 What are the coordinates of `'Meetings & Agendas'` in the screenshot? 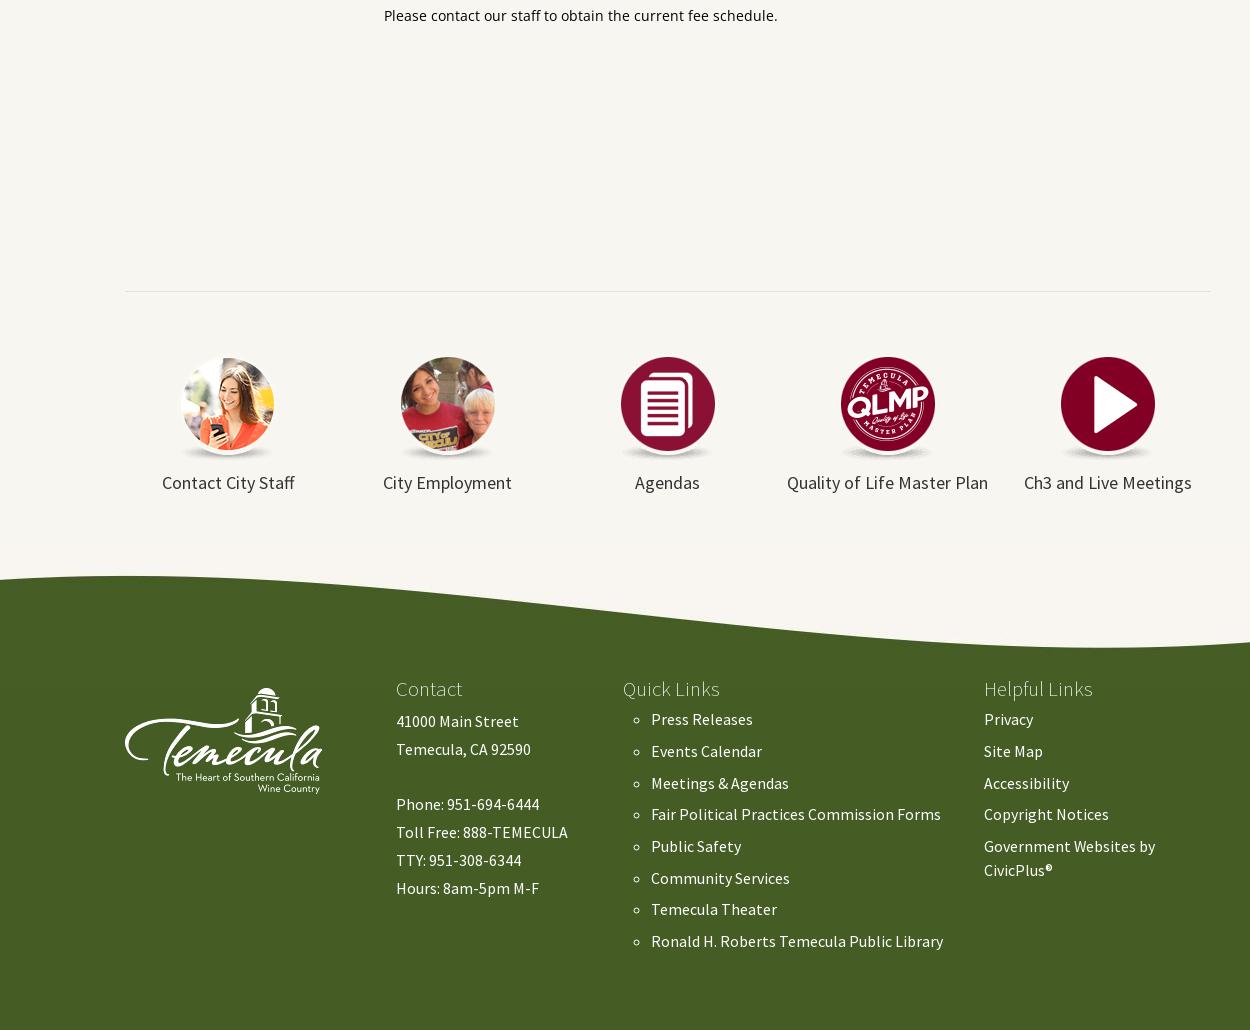 It's located at (719, 780).